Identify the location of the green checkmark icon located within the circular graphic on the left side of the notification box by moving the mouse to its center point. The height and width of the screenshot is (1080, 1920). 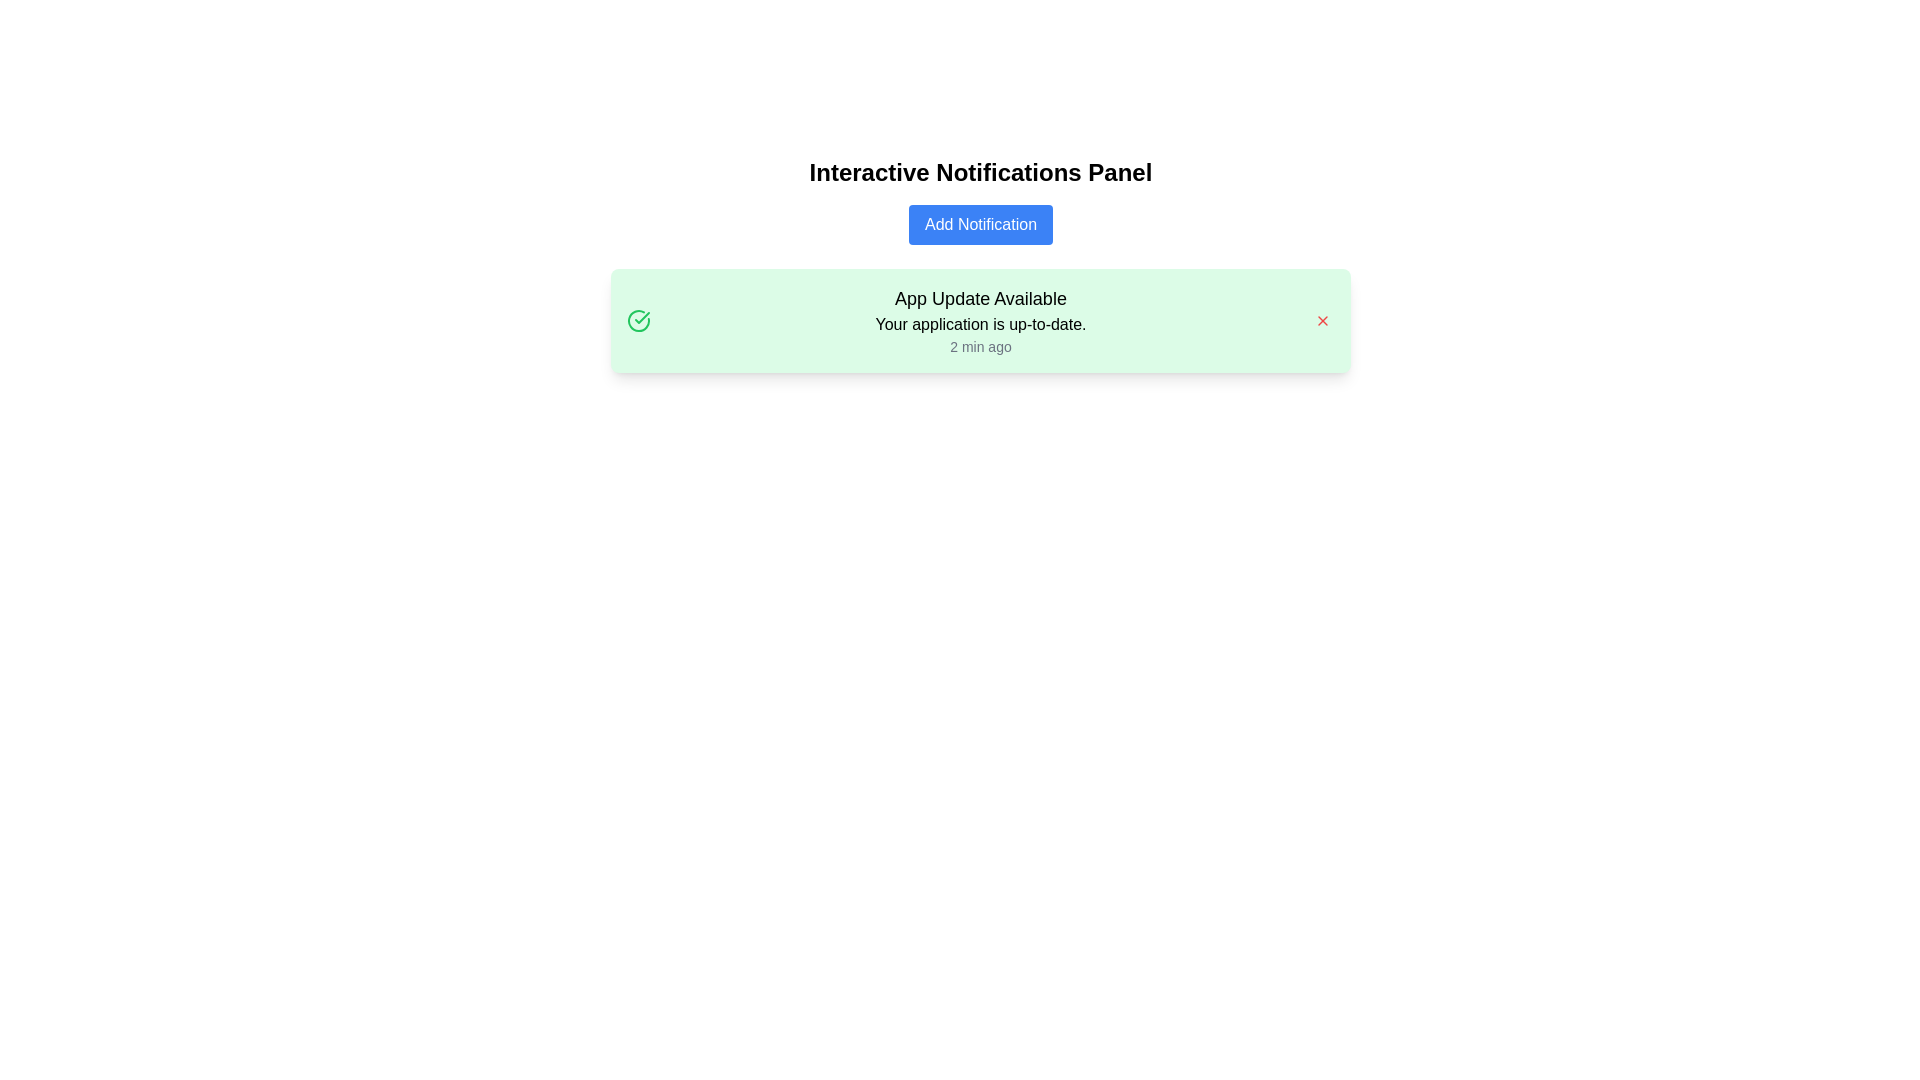
(642, 316).